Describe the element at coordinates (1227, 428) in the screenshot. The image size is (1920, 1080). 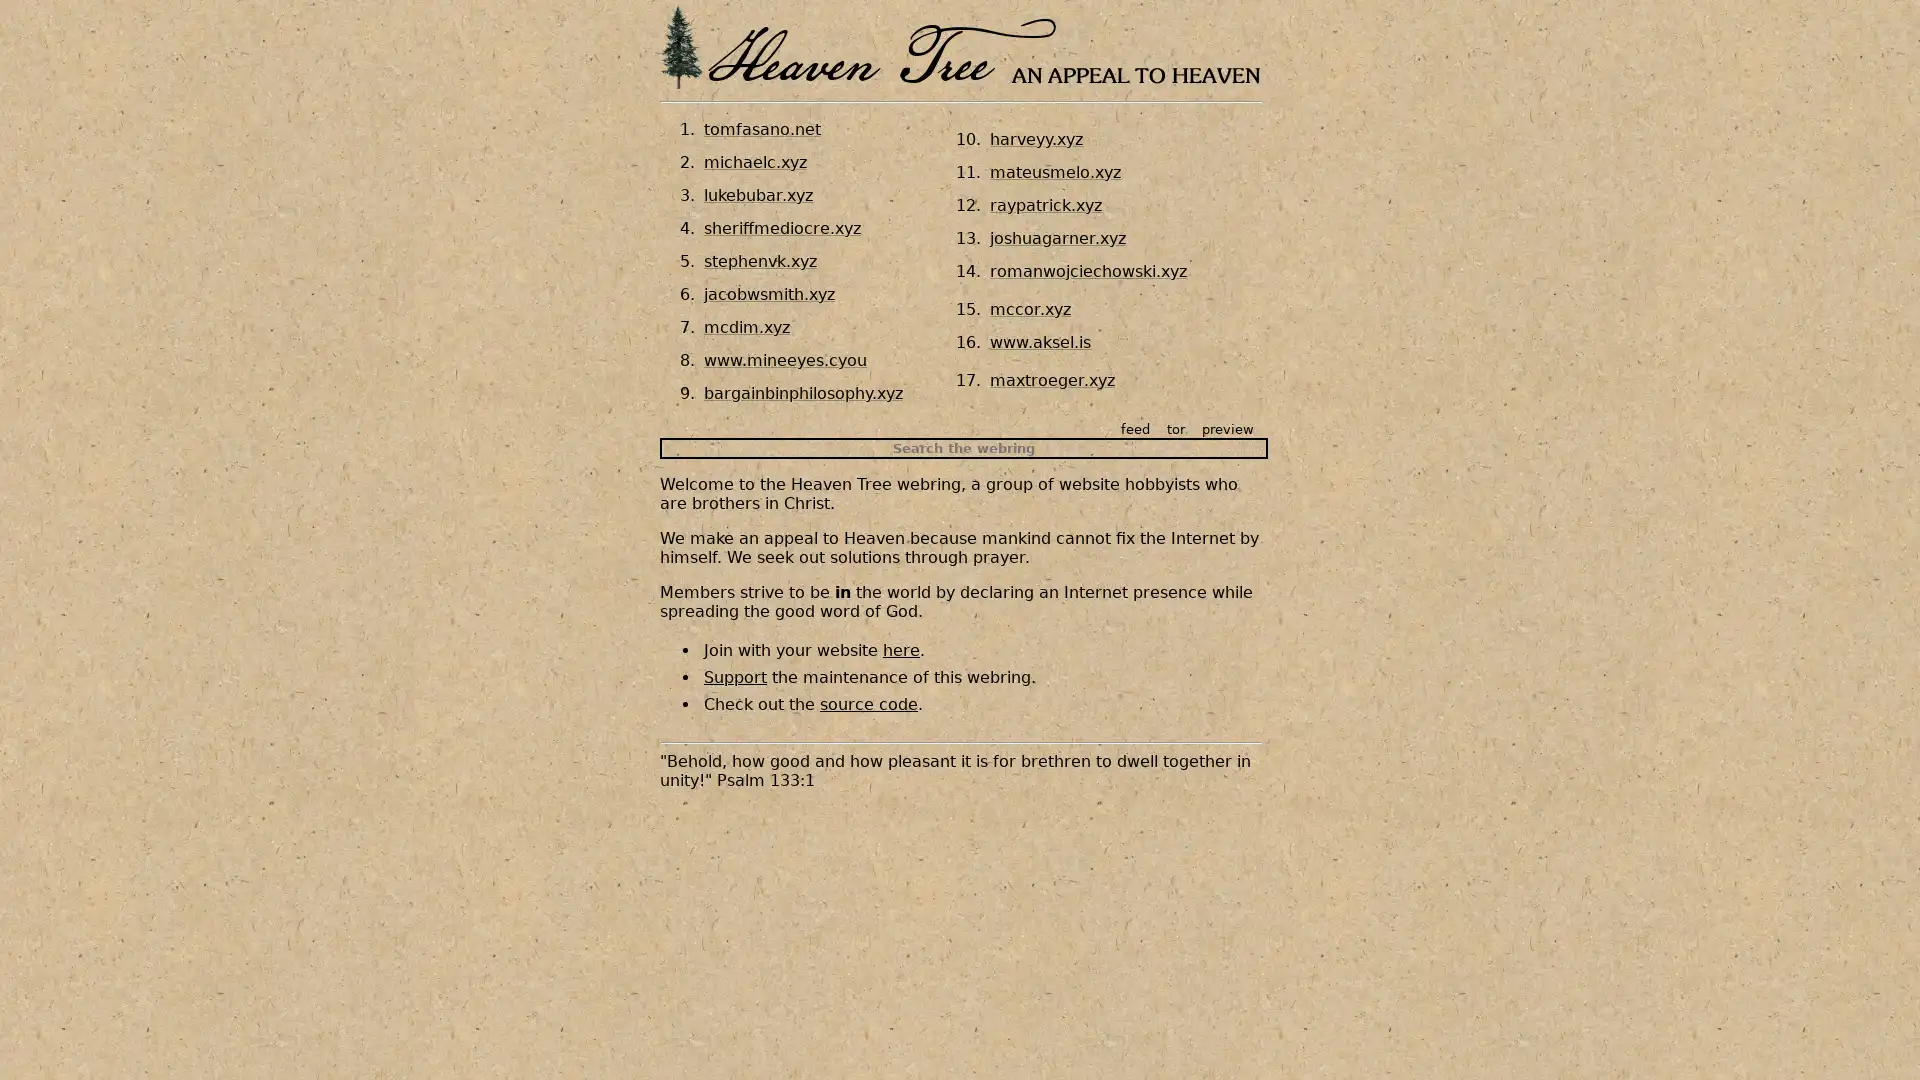
I see `preview` at that location.